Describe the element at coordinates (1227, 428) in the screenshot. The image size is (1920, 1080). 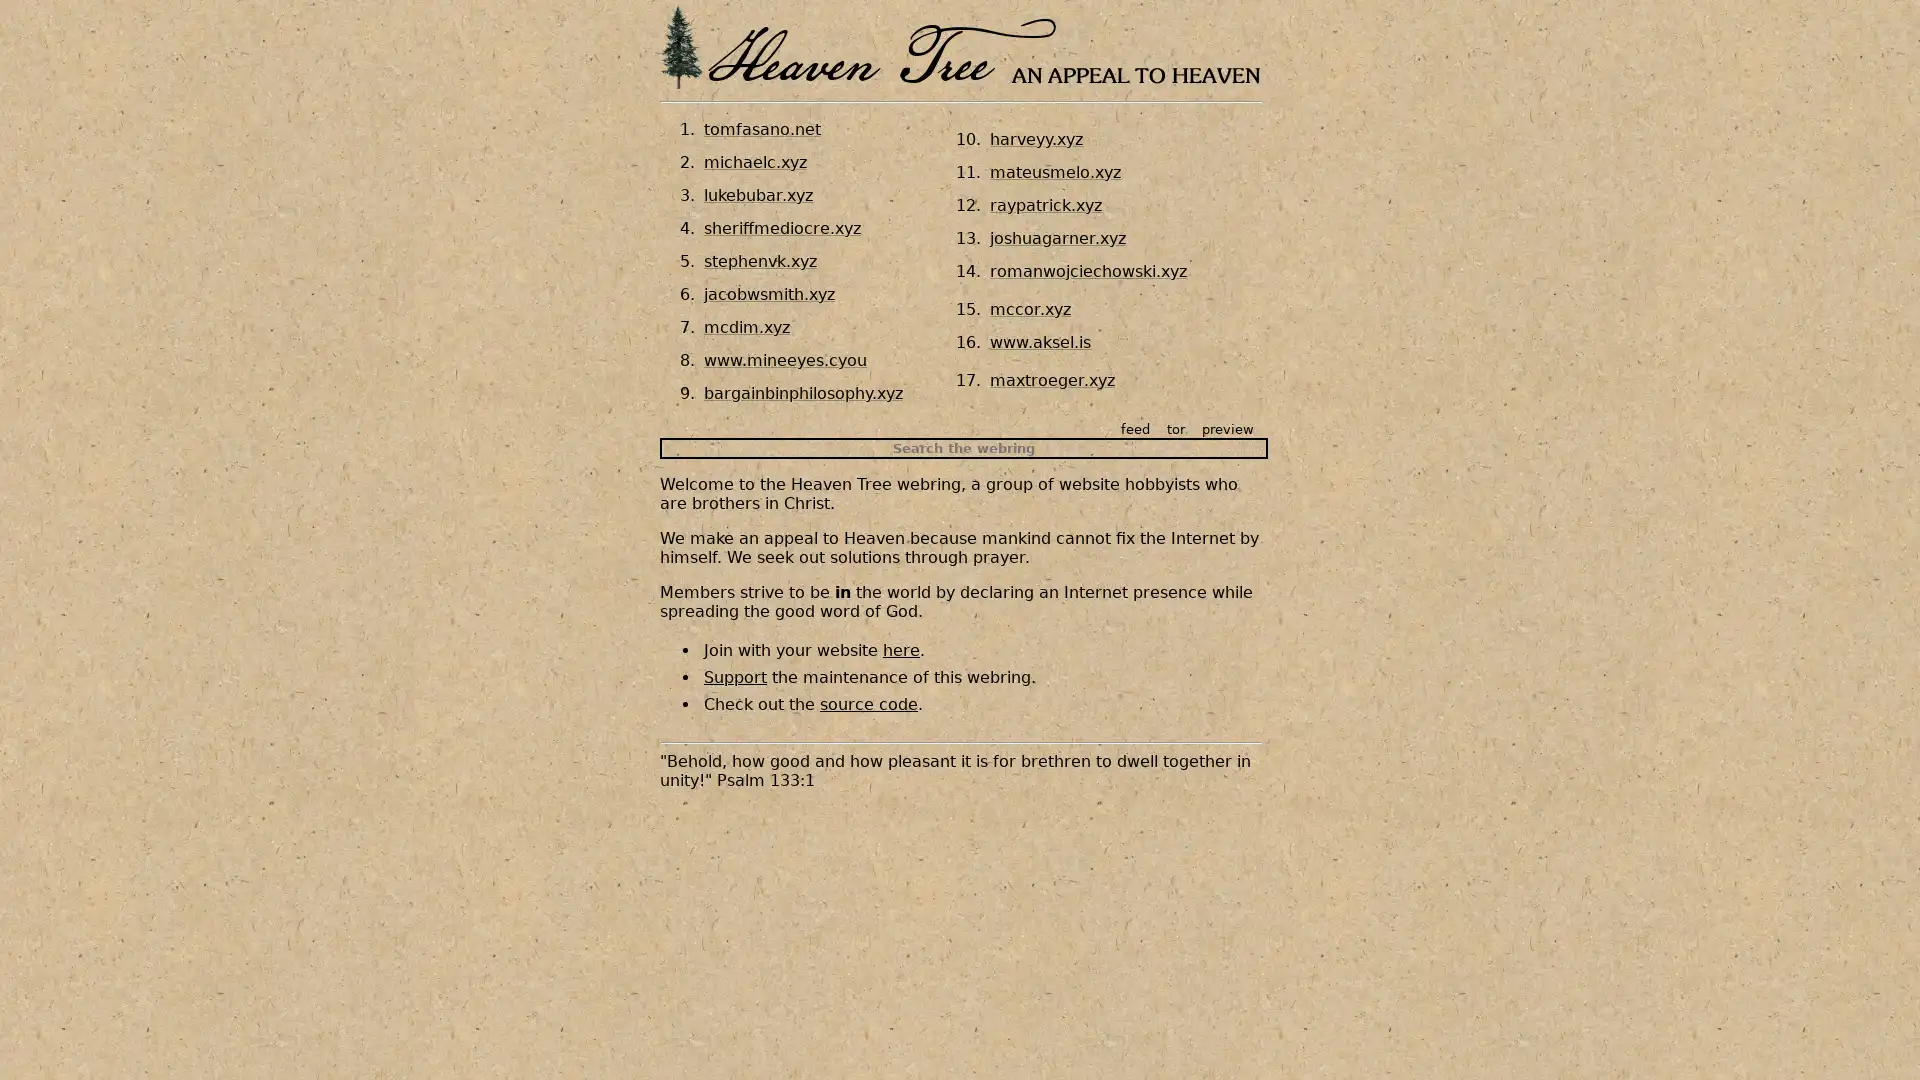
I see `preview` at that location.